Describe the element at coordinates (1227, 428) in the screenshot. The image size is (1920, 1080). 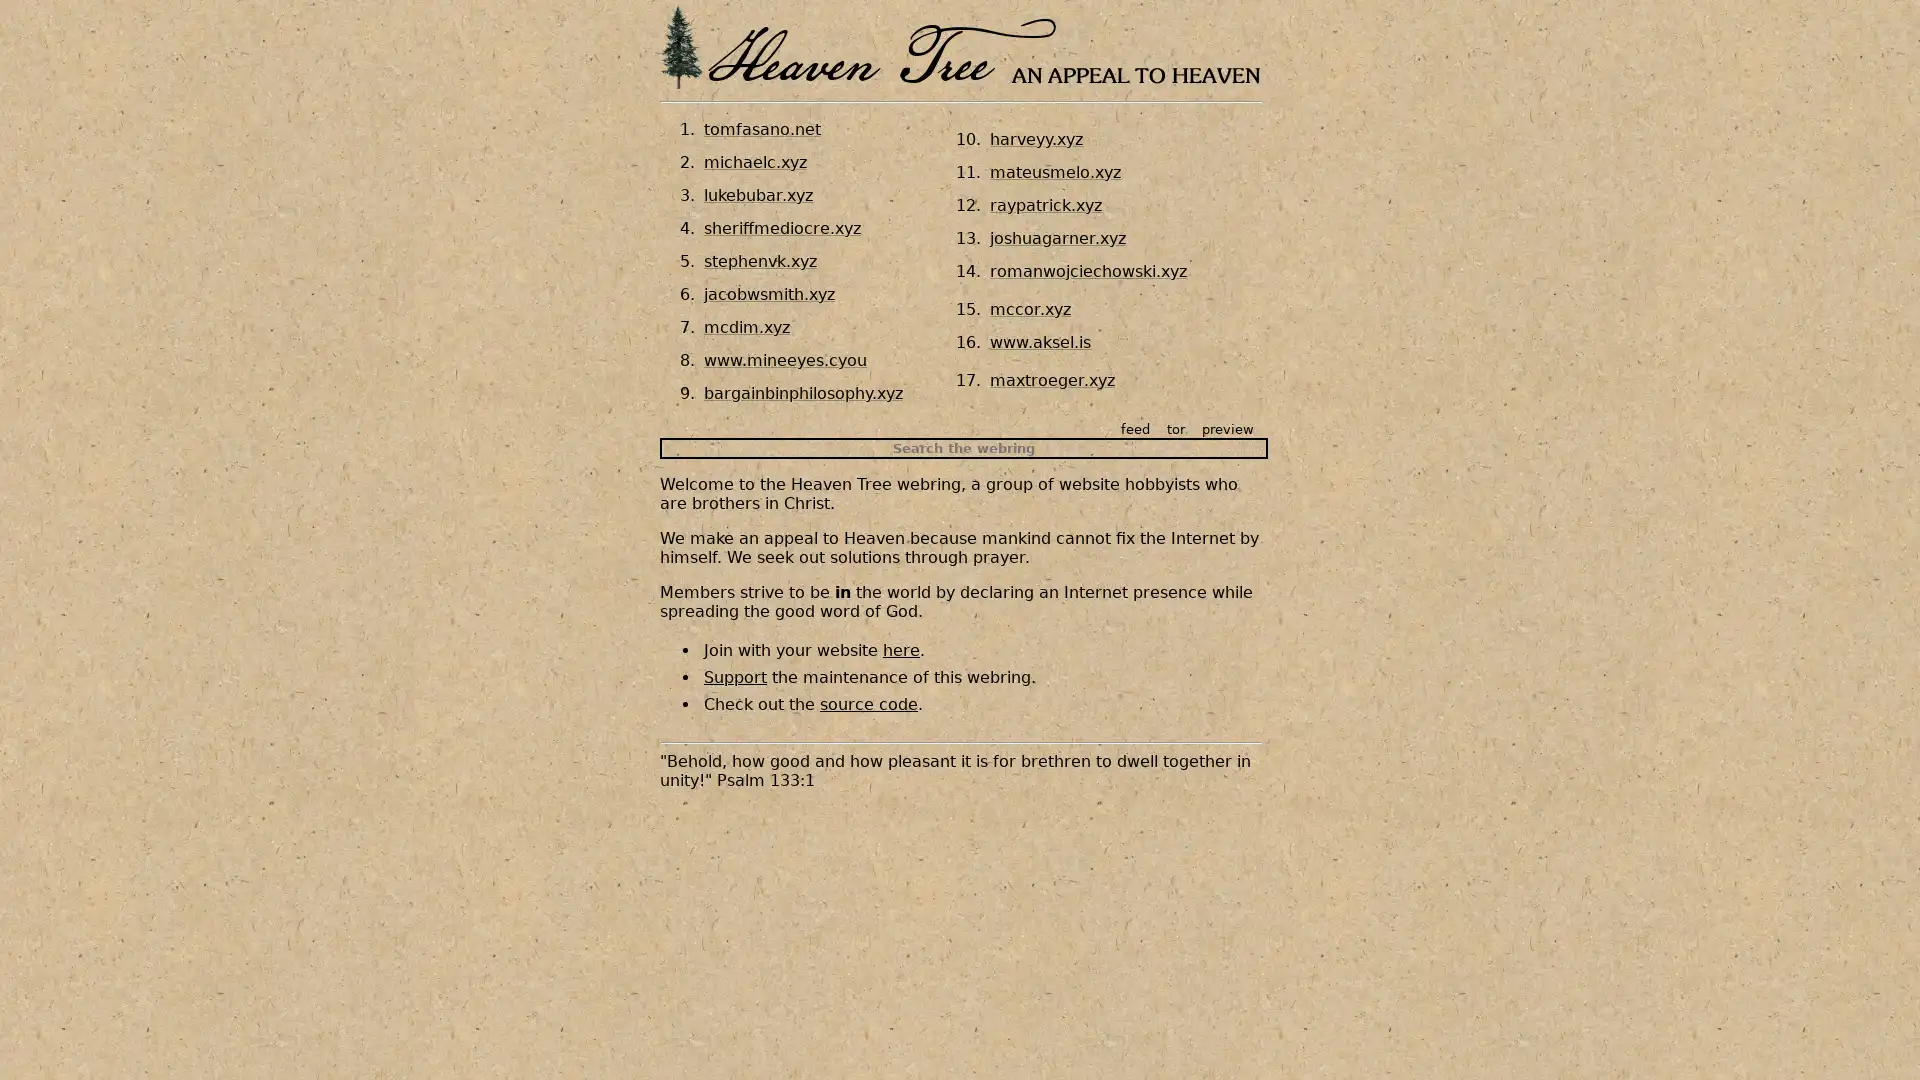
I see `preview` at that location.